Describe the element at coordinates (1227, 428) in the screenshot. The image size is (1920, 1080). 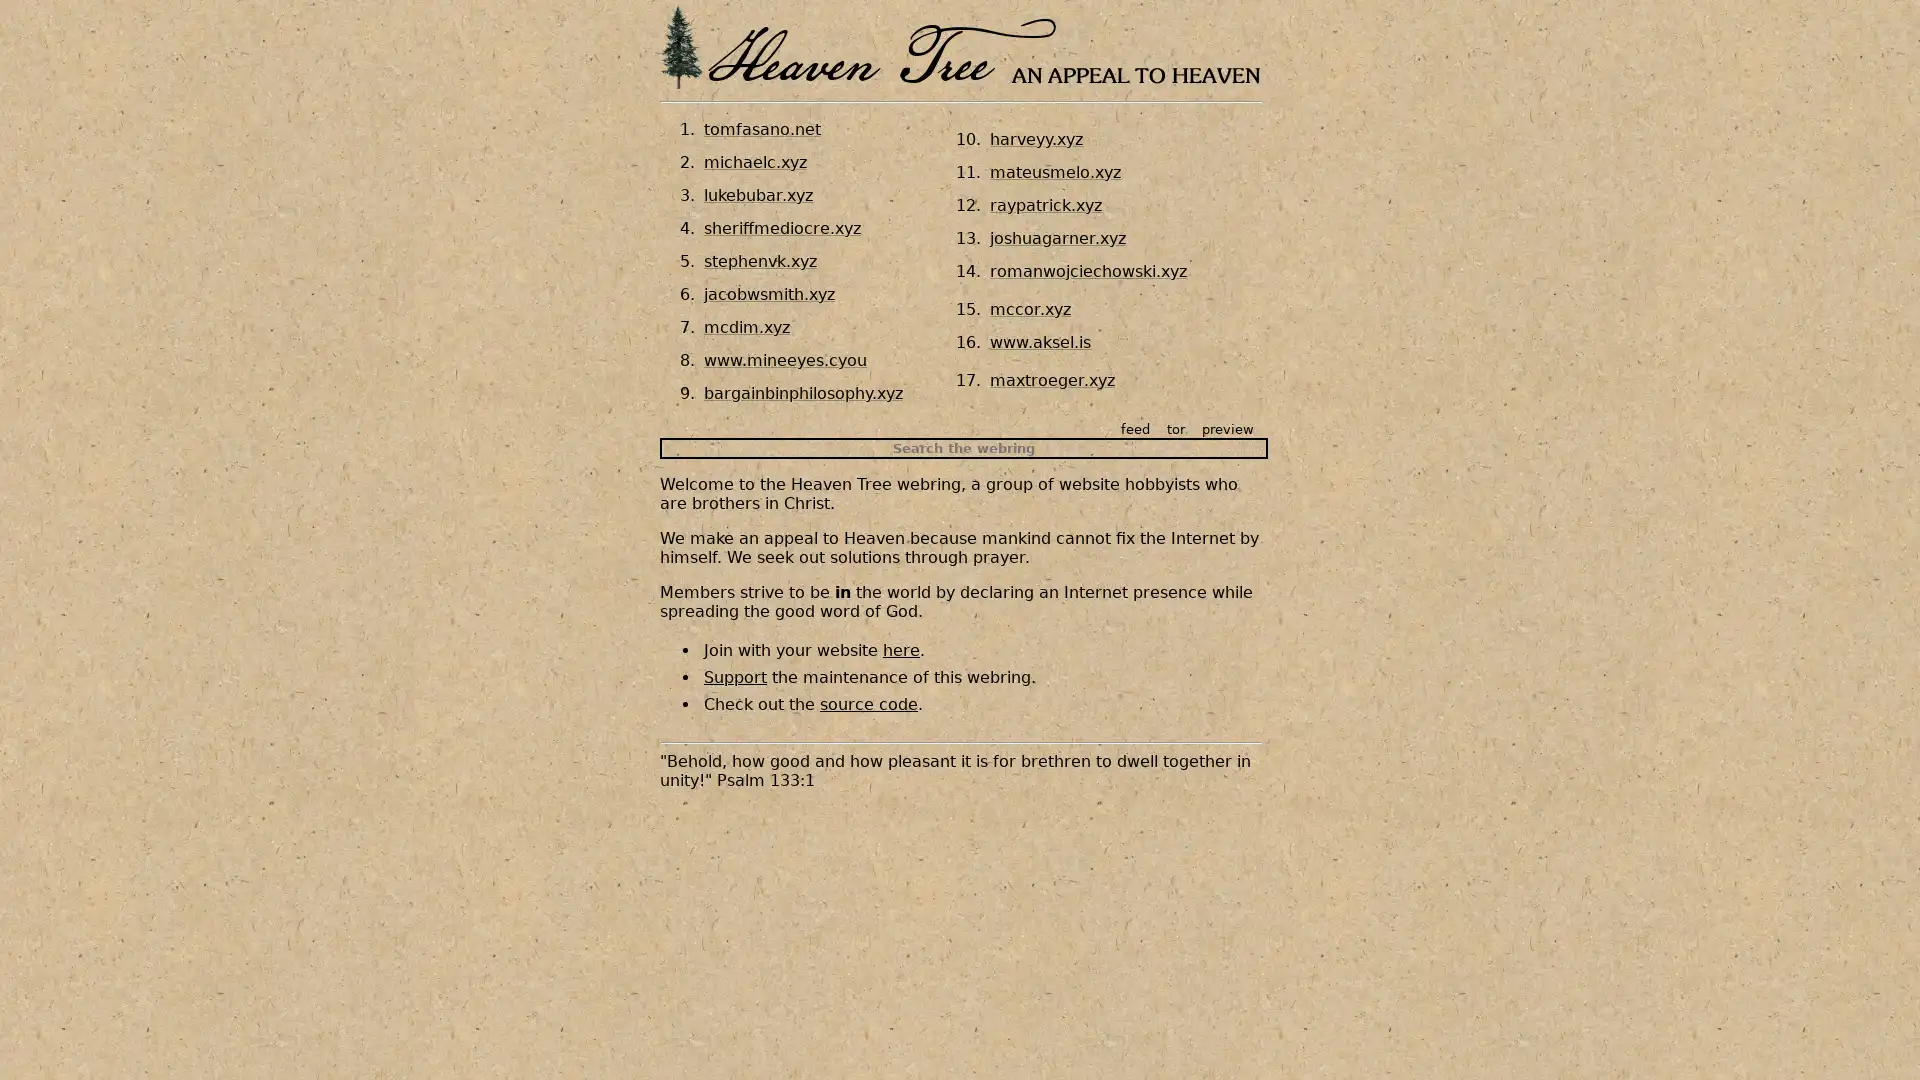
I see `preview` at that location.